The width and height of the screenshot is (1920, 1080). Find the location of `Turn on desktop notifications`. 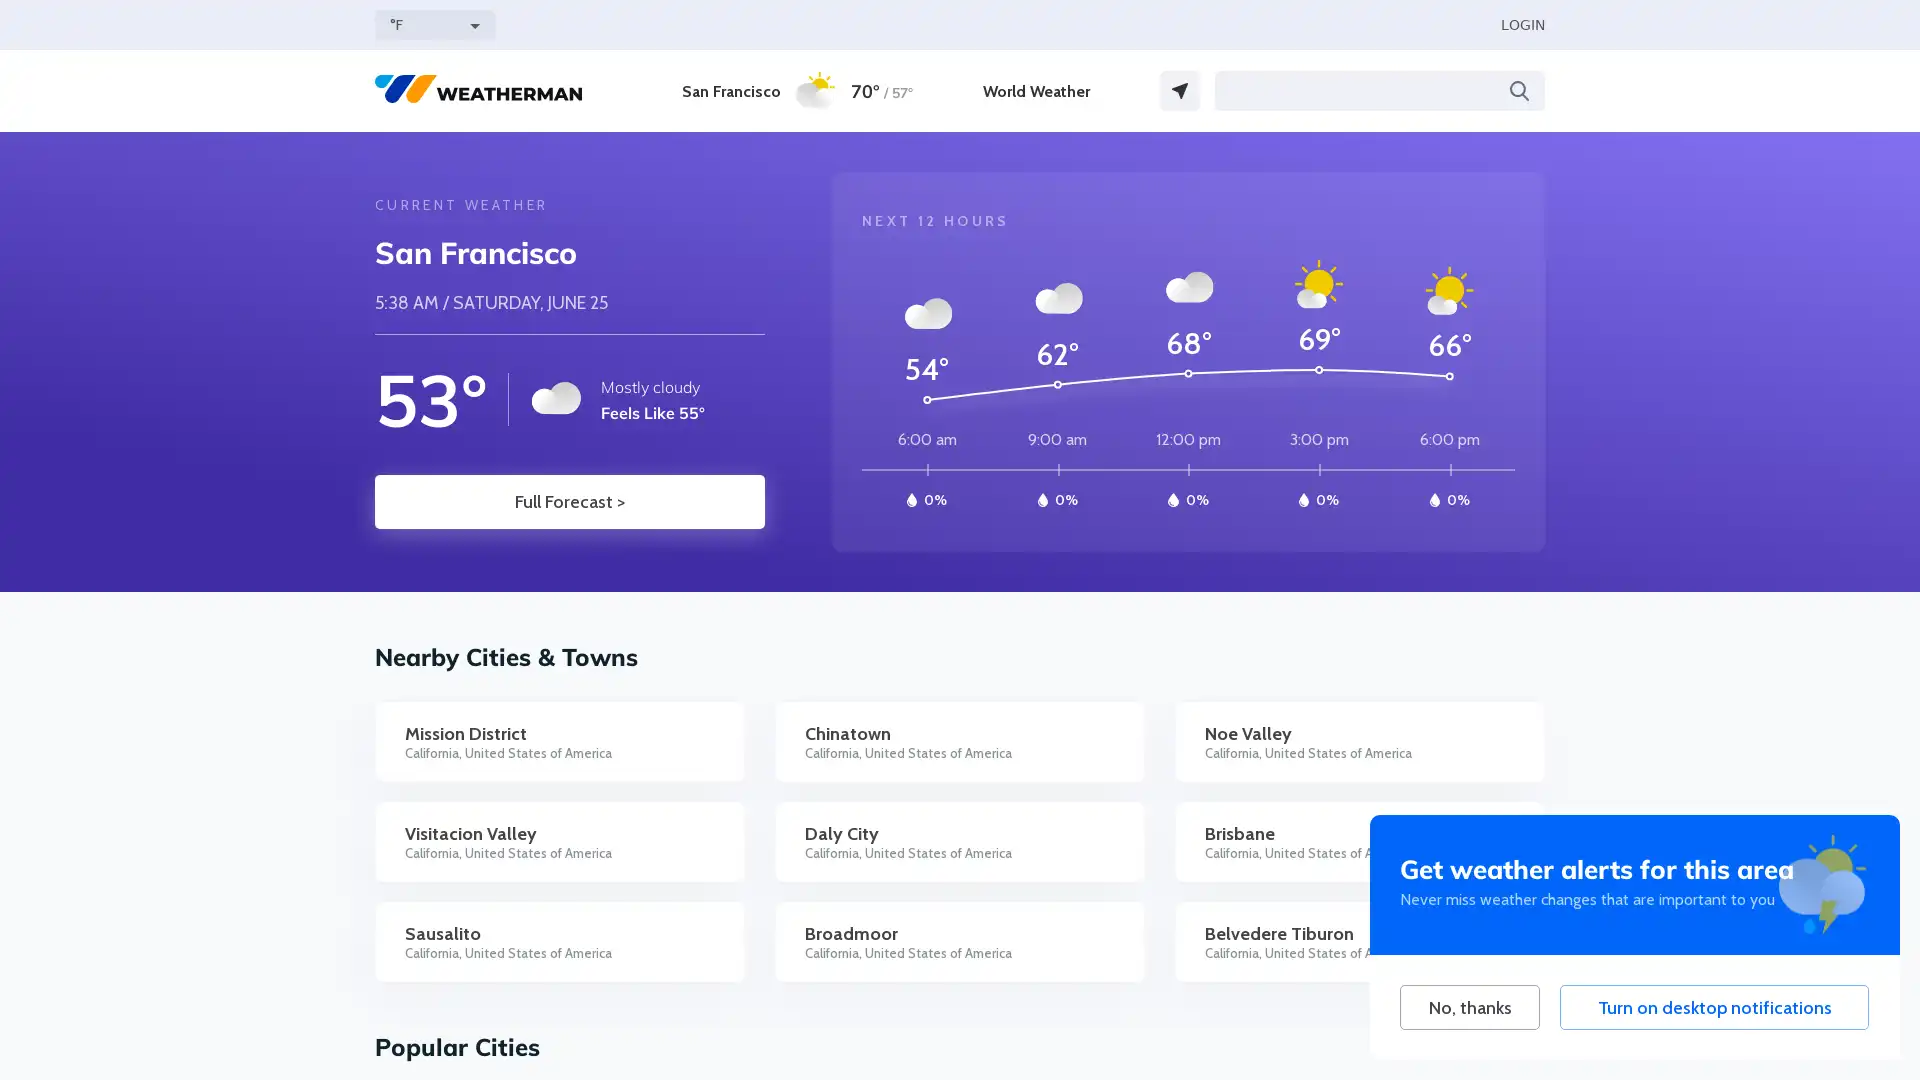

Turn on desktop notifications is located at coordinates (1713, 1007).